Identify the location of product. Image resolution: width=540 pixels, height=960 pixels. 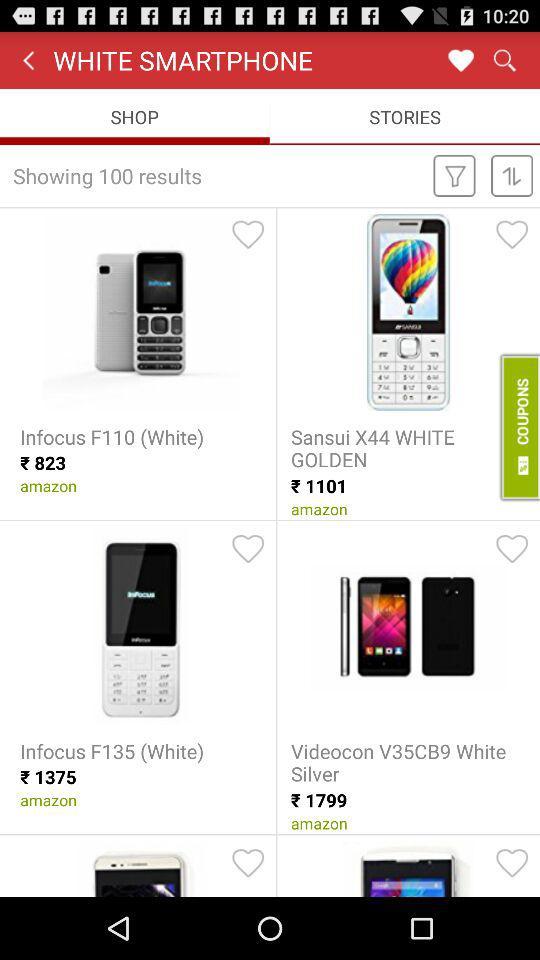
(248, 234).